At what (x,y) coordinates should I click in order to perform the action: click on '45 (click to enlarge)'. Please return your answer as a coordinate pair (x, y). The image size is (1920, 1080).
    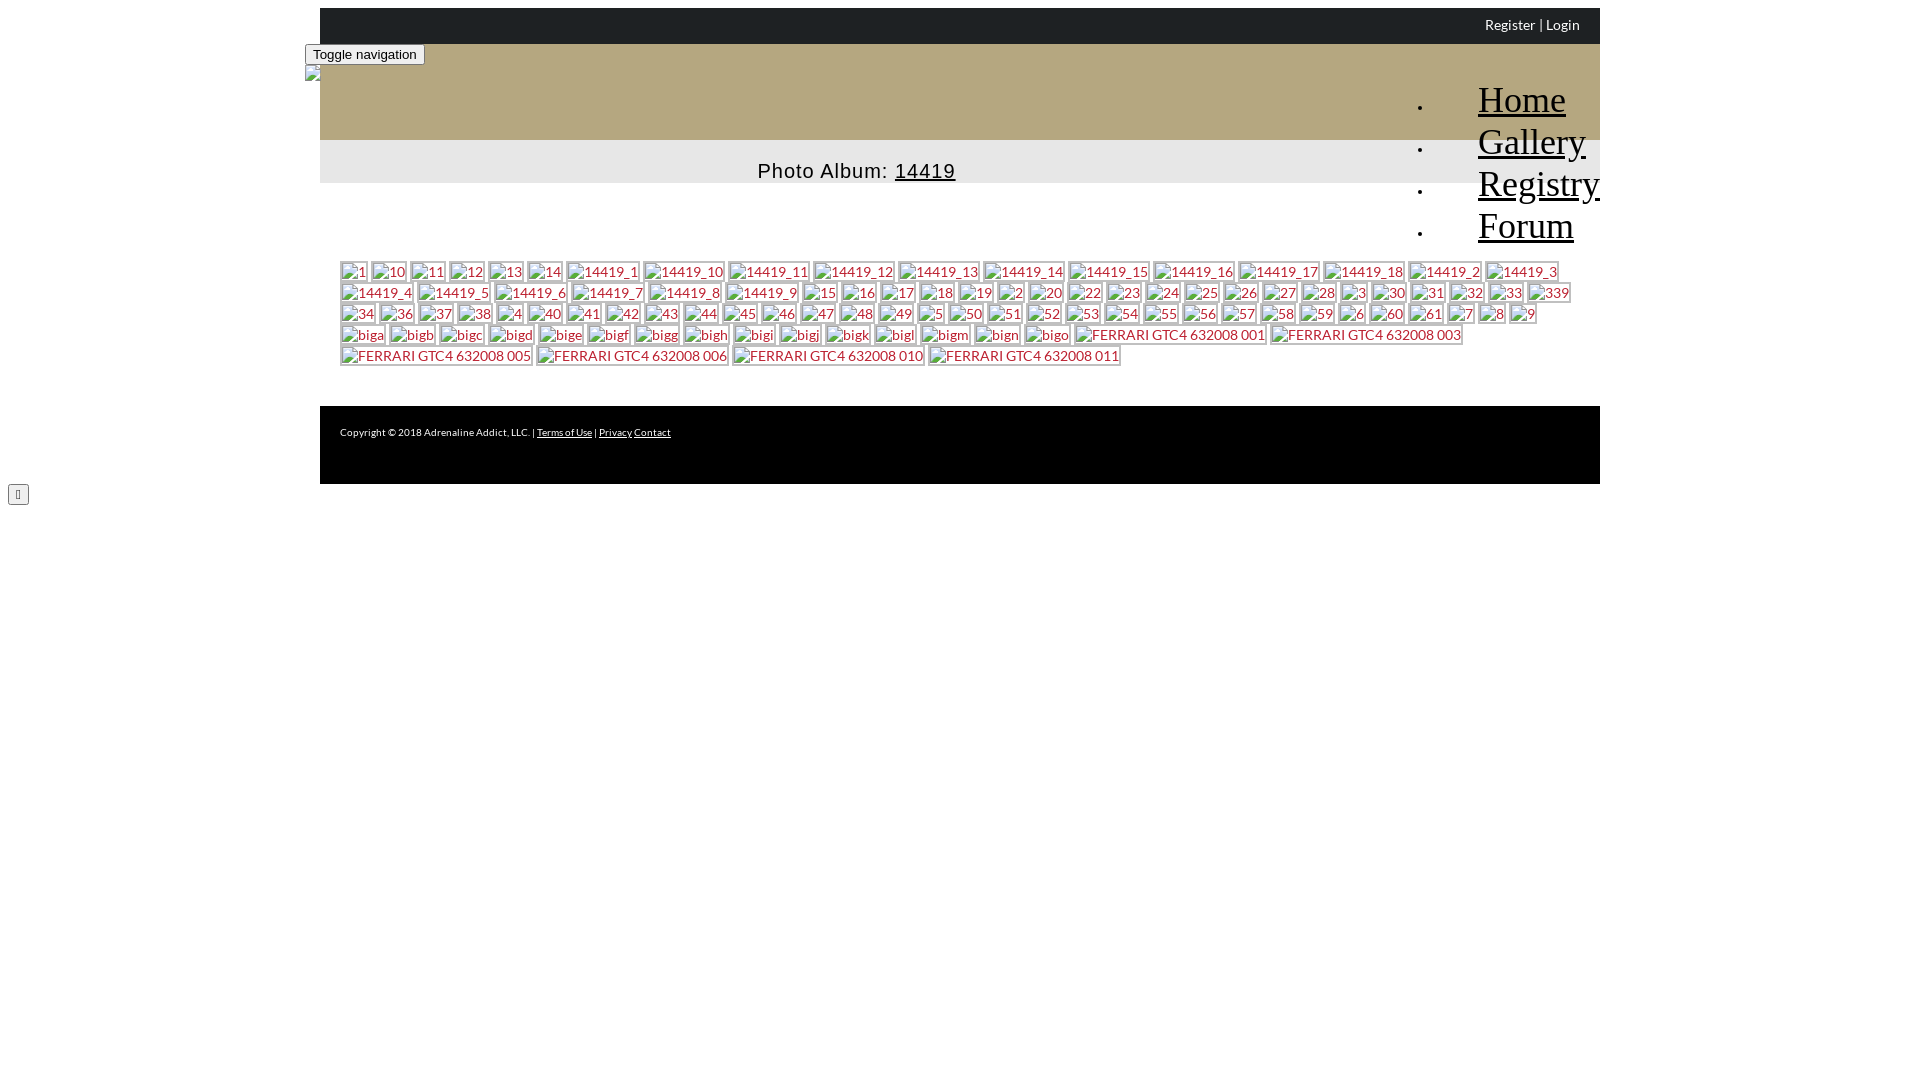
    Looking at the image, I should click on (738, 313).